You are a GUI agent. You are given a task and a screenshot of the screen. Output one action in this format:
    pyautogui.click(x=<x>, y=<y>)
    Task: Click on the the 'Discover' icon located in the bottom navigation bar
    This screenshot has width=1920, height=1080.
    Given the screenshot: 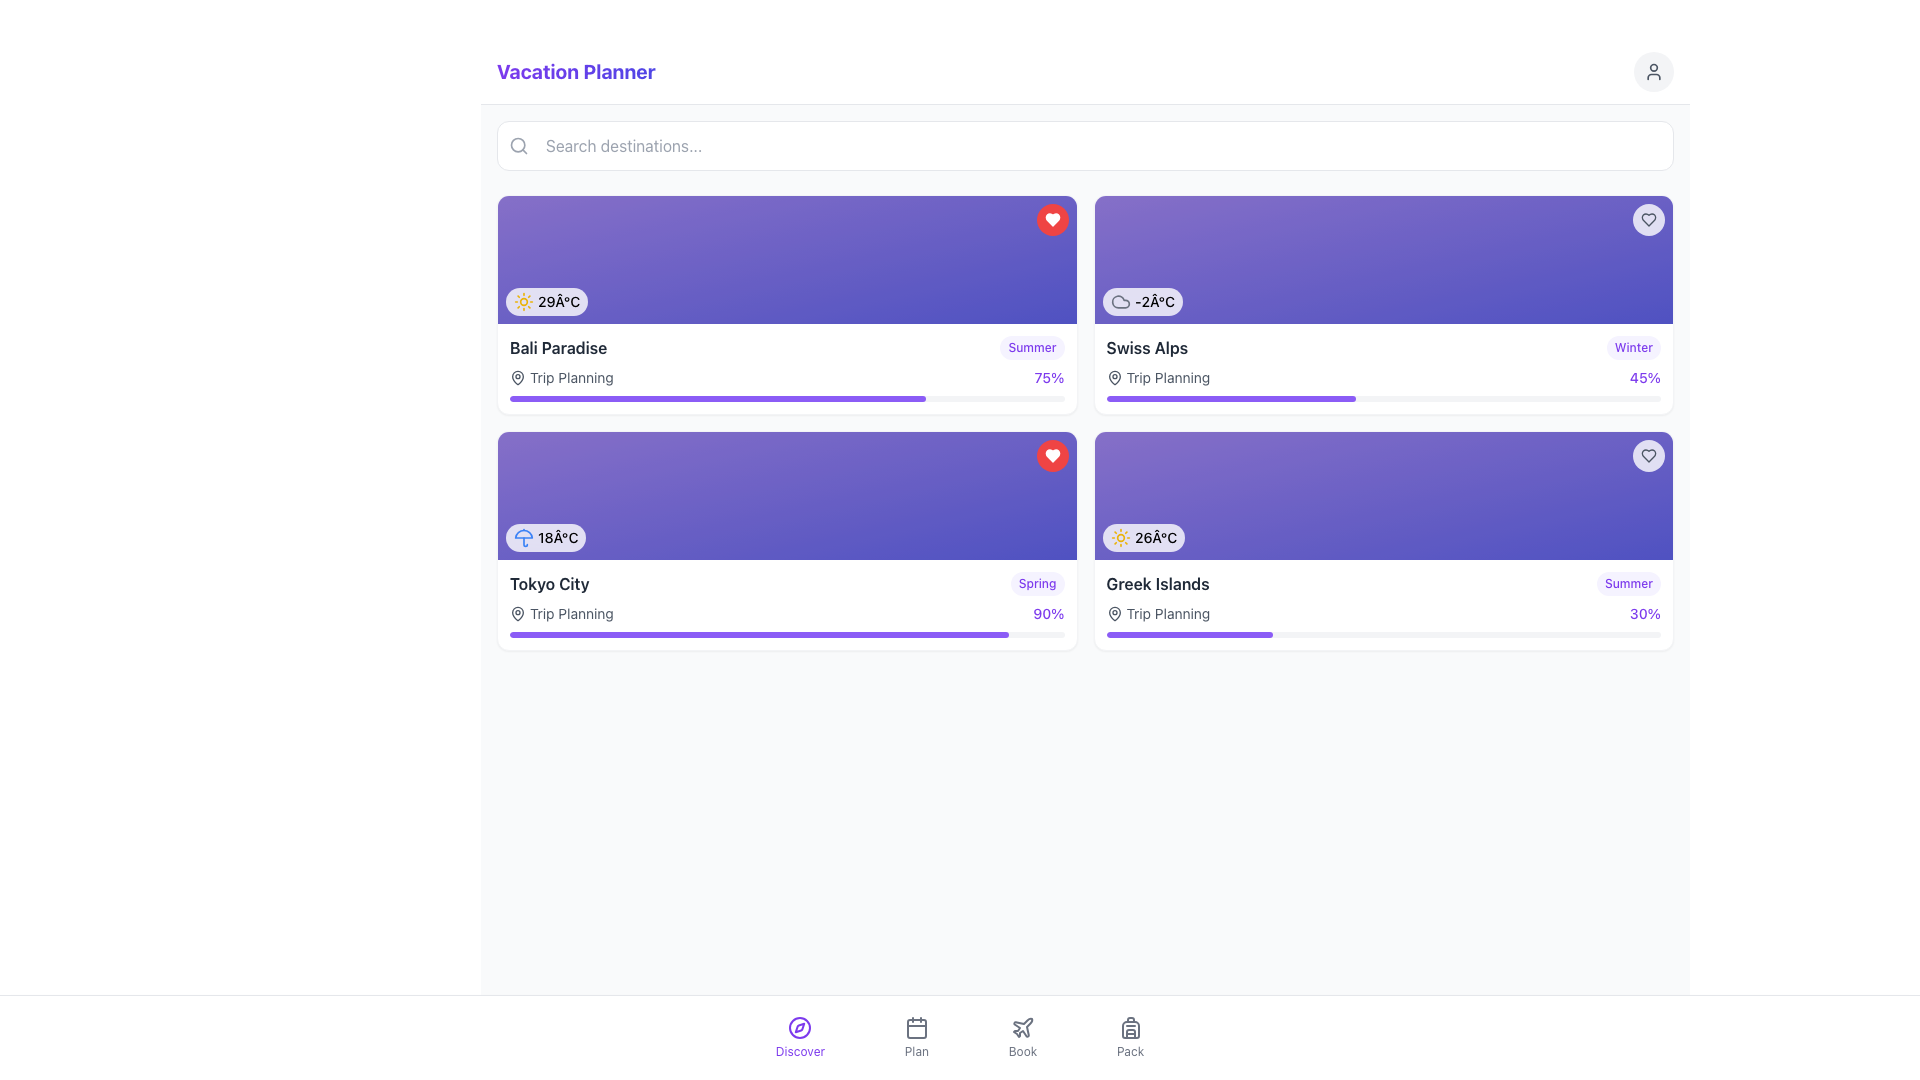 What is the action you would take?
    pyautogui.click(x=800, y=1028)
    